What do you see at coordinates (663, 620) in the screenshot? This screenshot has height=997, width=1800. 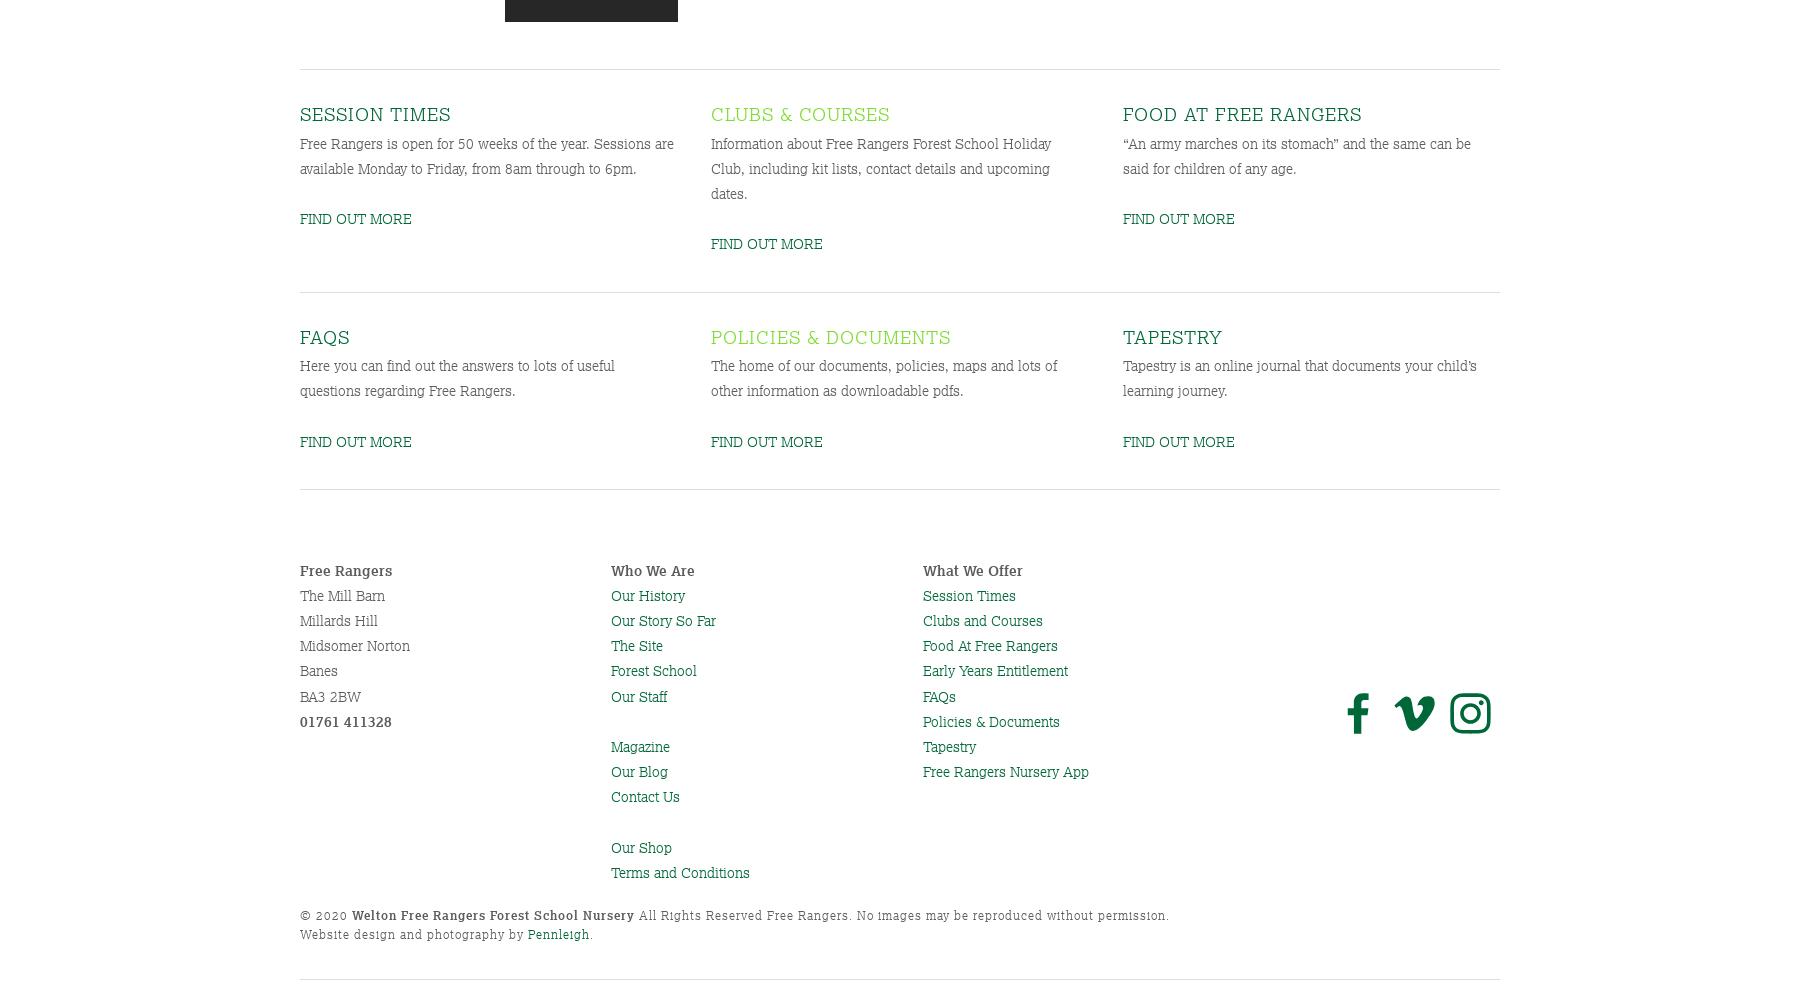 I see `'Our Story So Far'` at bounding box center [663, 620].